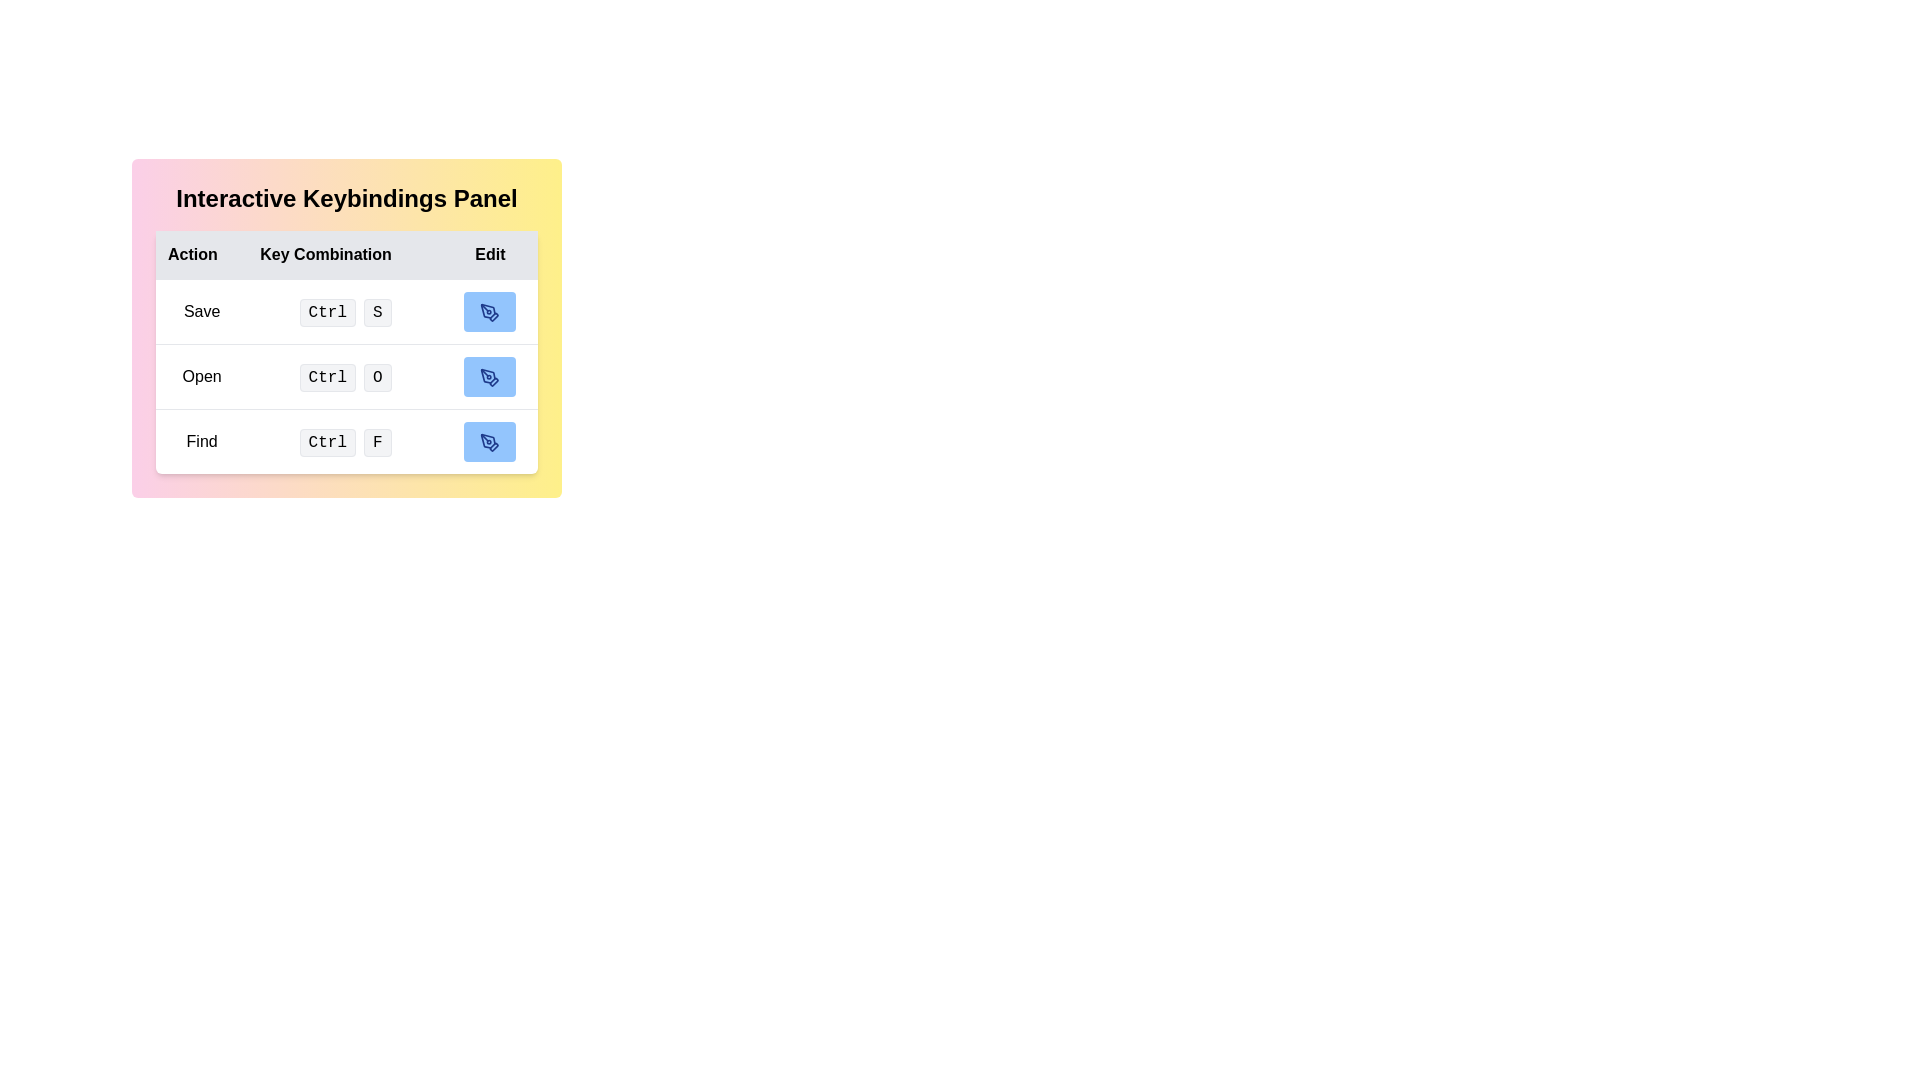  Describe the element at coordinates (490, 440) in the screenshot. I see `the blue rectangular button with rounded corners in the 'Edit' column of the 'Find' row` at that location.